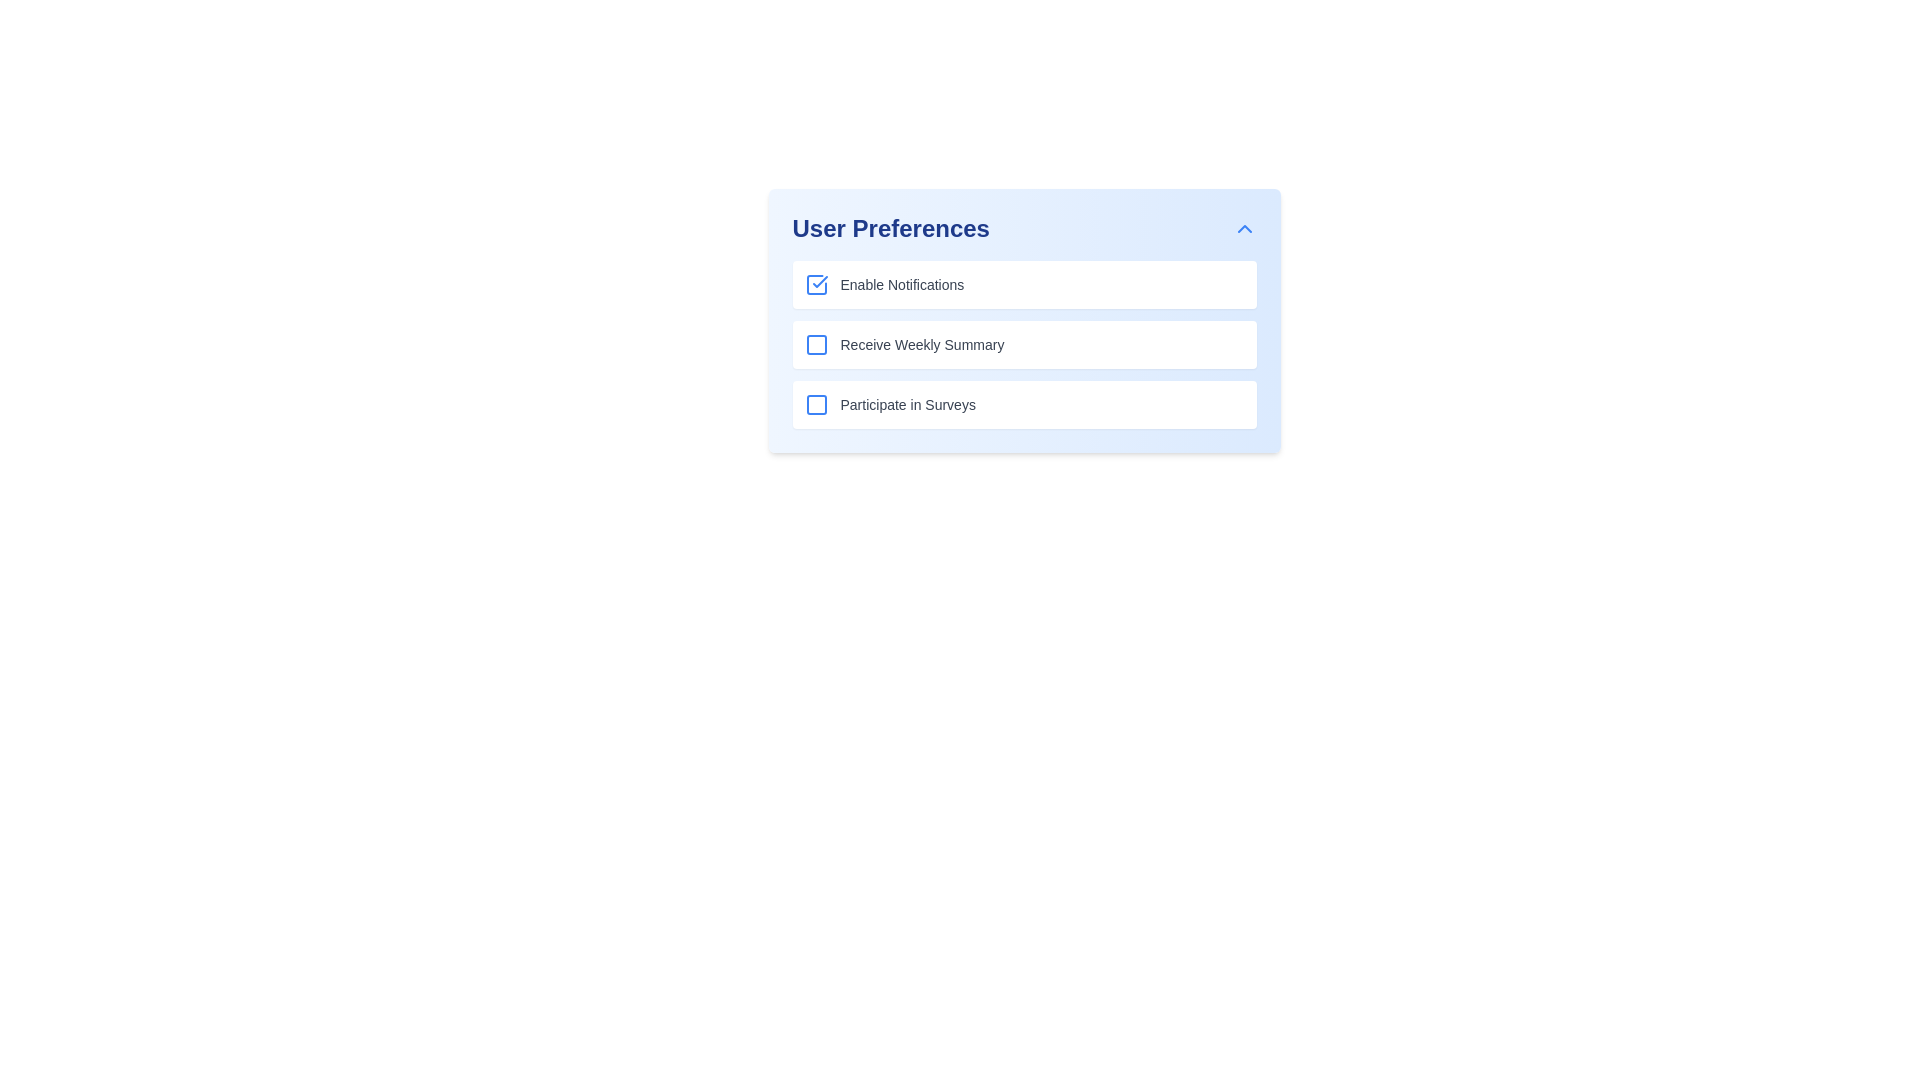 This screenshot has width=1920, height=1080. I want to click on the Checkbox with a blue border located to the left of the text 'Receive Weekly Summary', so click(816, 343).